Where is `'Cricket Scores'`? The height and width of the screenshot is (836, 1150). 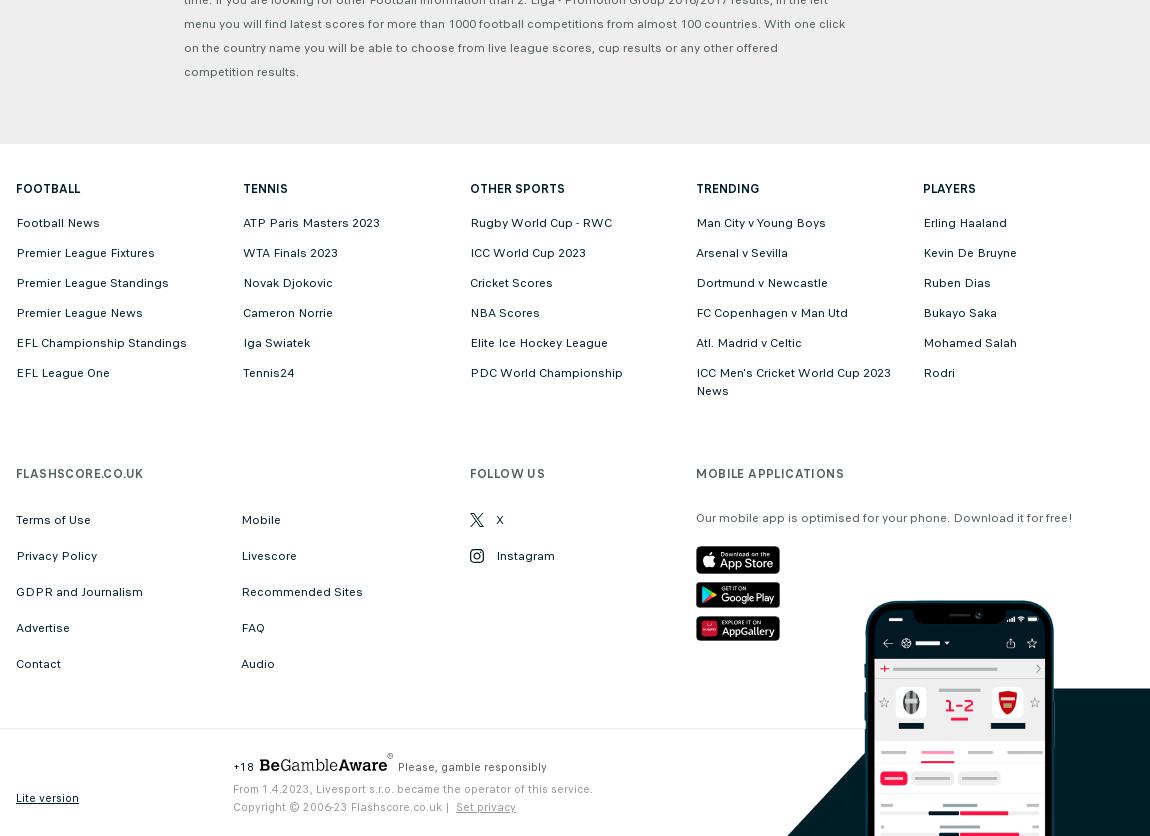
'Cricket Scores' is located at coordinates (510, 282).